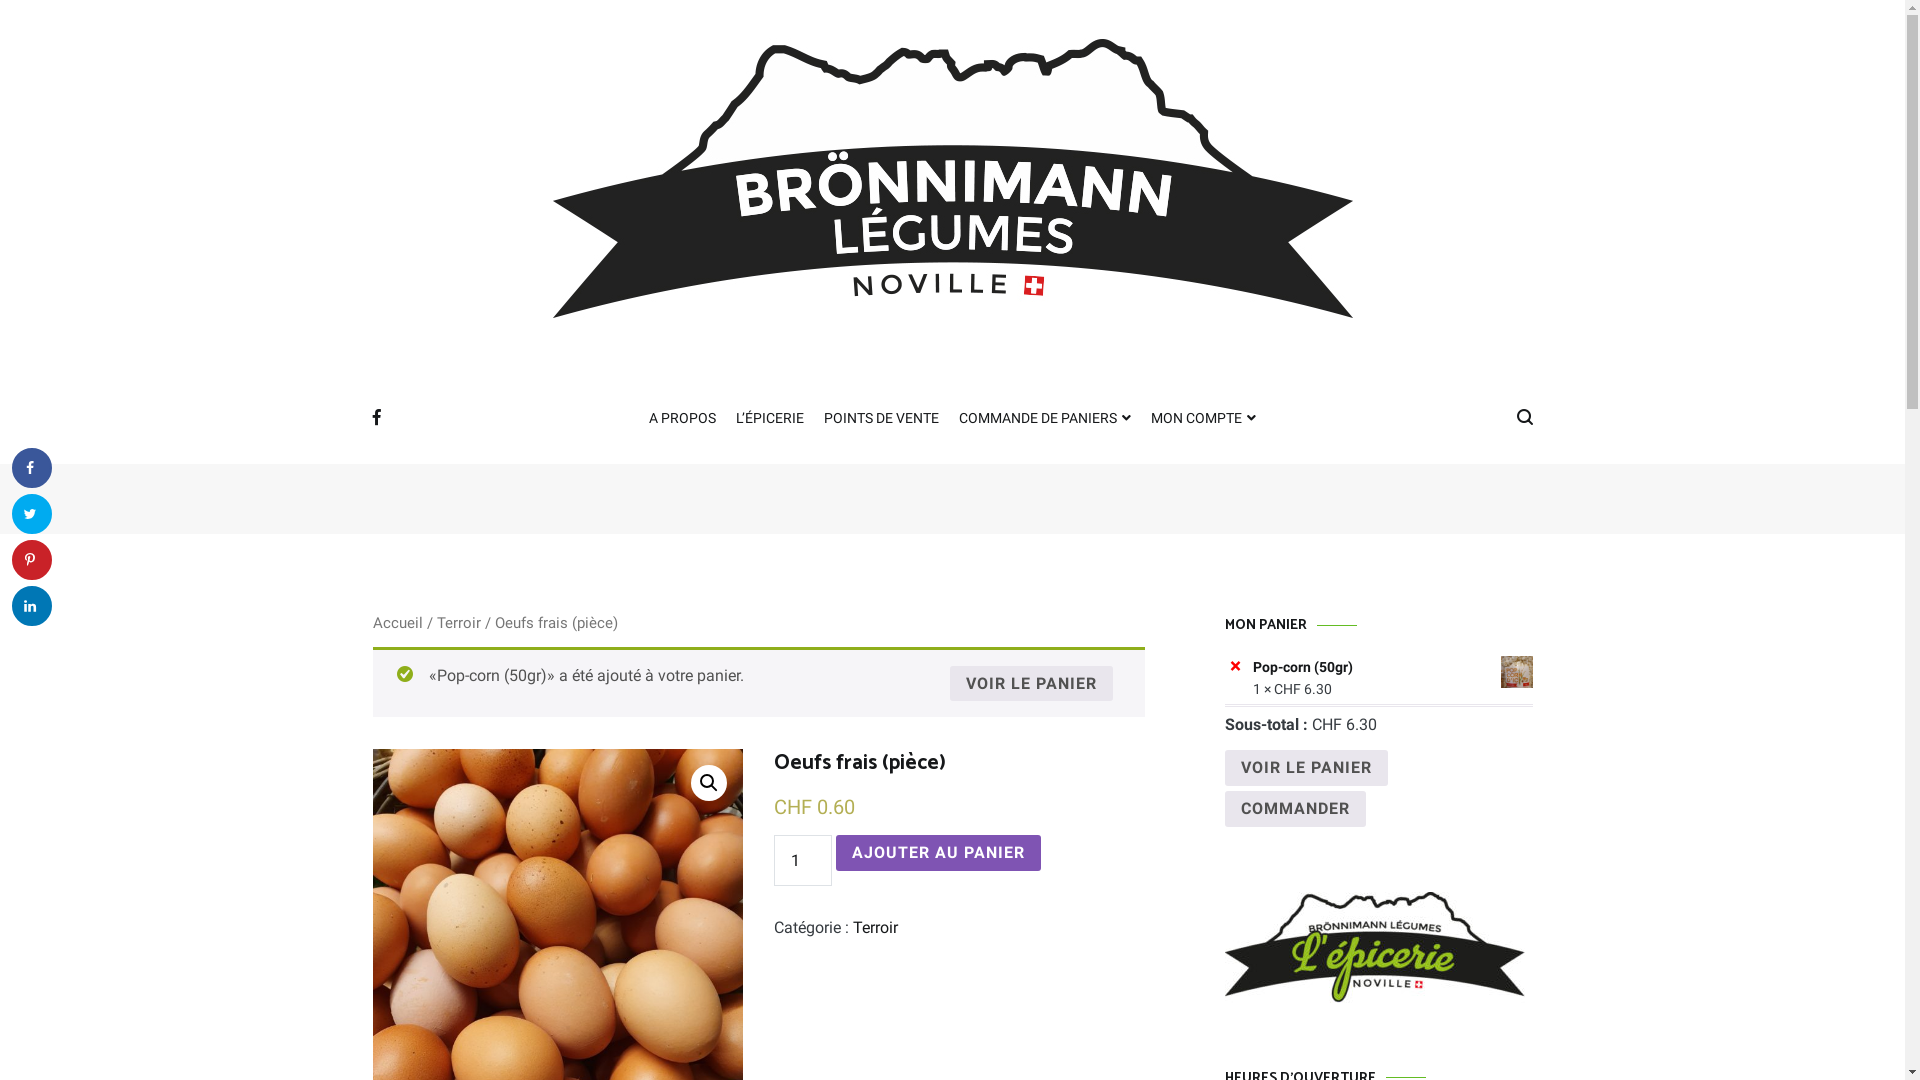  What do you see at coordinates (824, 418) in the screenshot?
I see `'POINTS DE VENTE'` at bounding box center [824, 418].